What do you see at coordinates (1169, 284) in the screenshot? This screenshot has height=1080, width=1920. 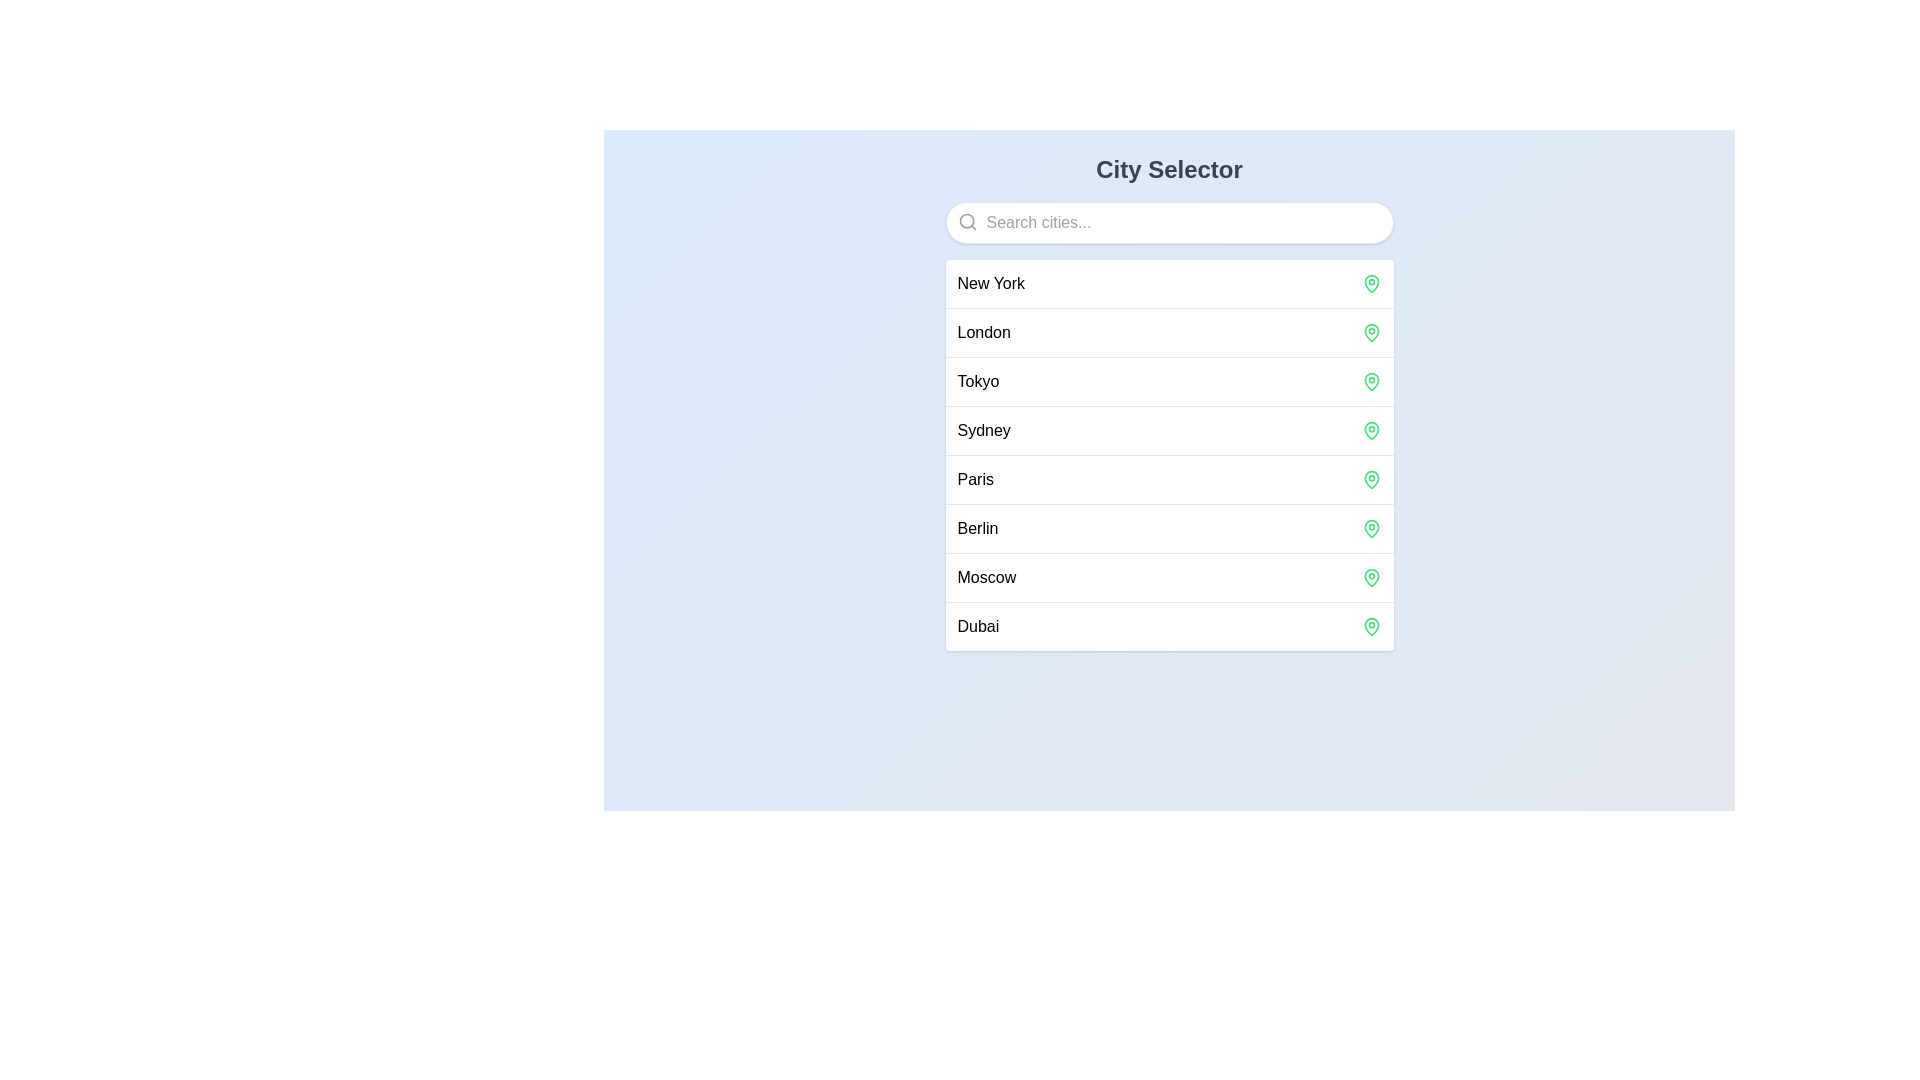 I see `the first interactive list item displaying 'New York' in the 'City Selector' panel` at bounding box center [1169, 284].